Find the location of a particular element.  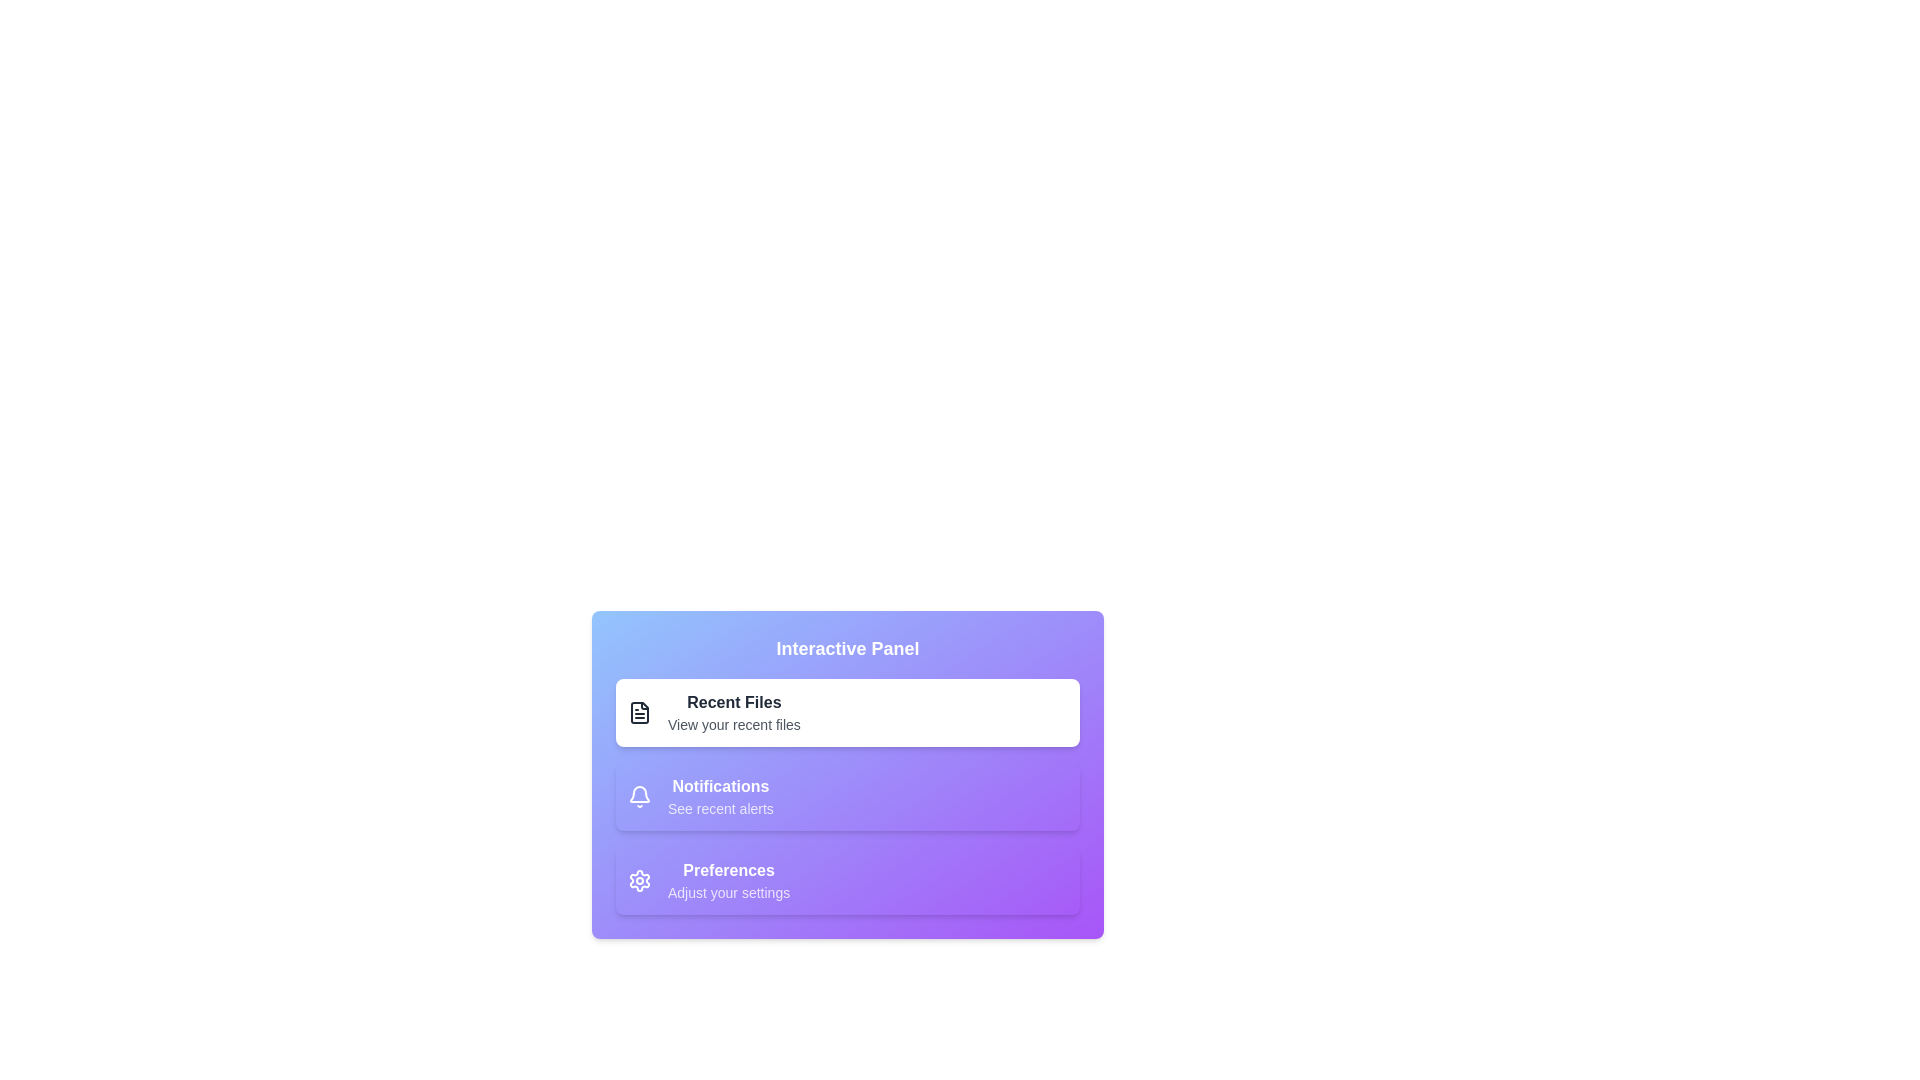

the section titled Preferences to view its tooltip is located at coordinates (848, 879).